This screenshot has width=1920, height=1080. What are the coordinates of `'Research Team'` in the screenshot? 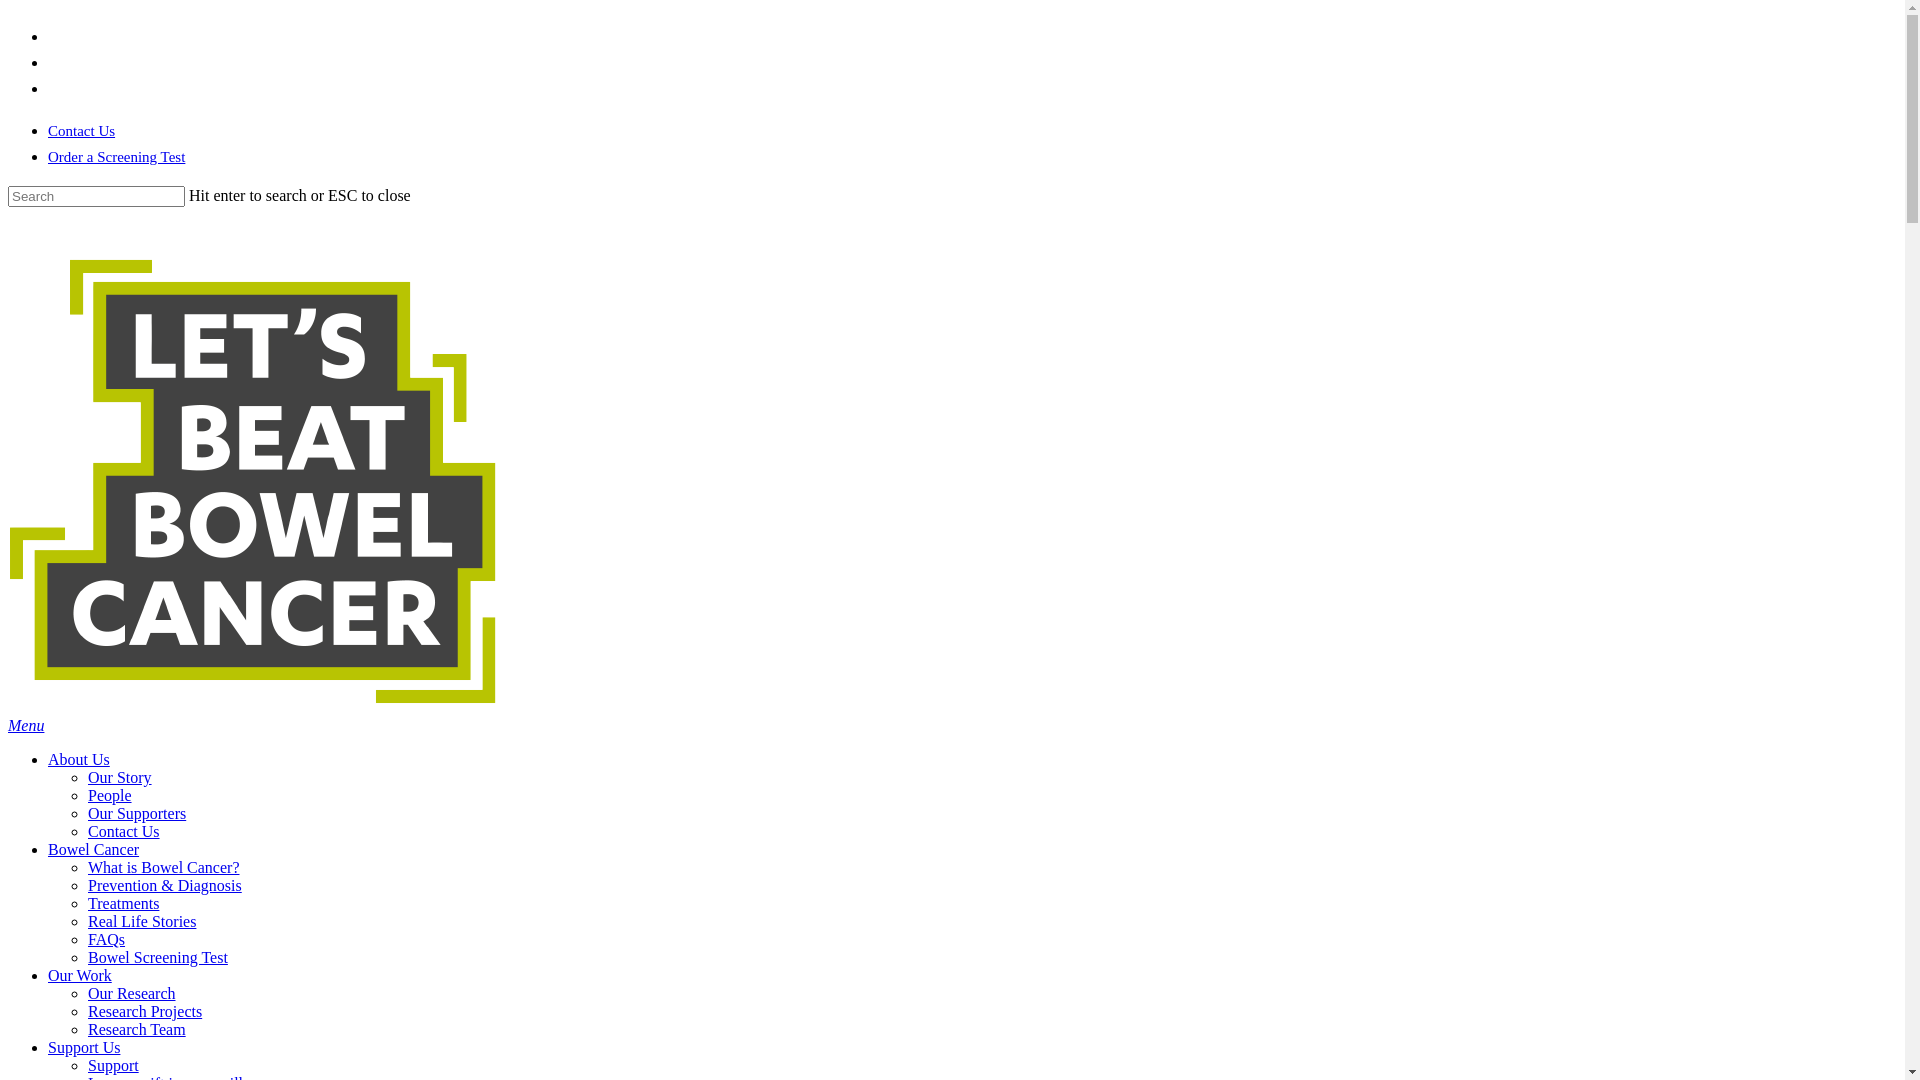 It's located at (136, 1029).